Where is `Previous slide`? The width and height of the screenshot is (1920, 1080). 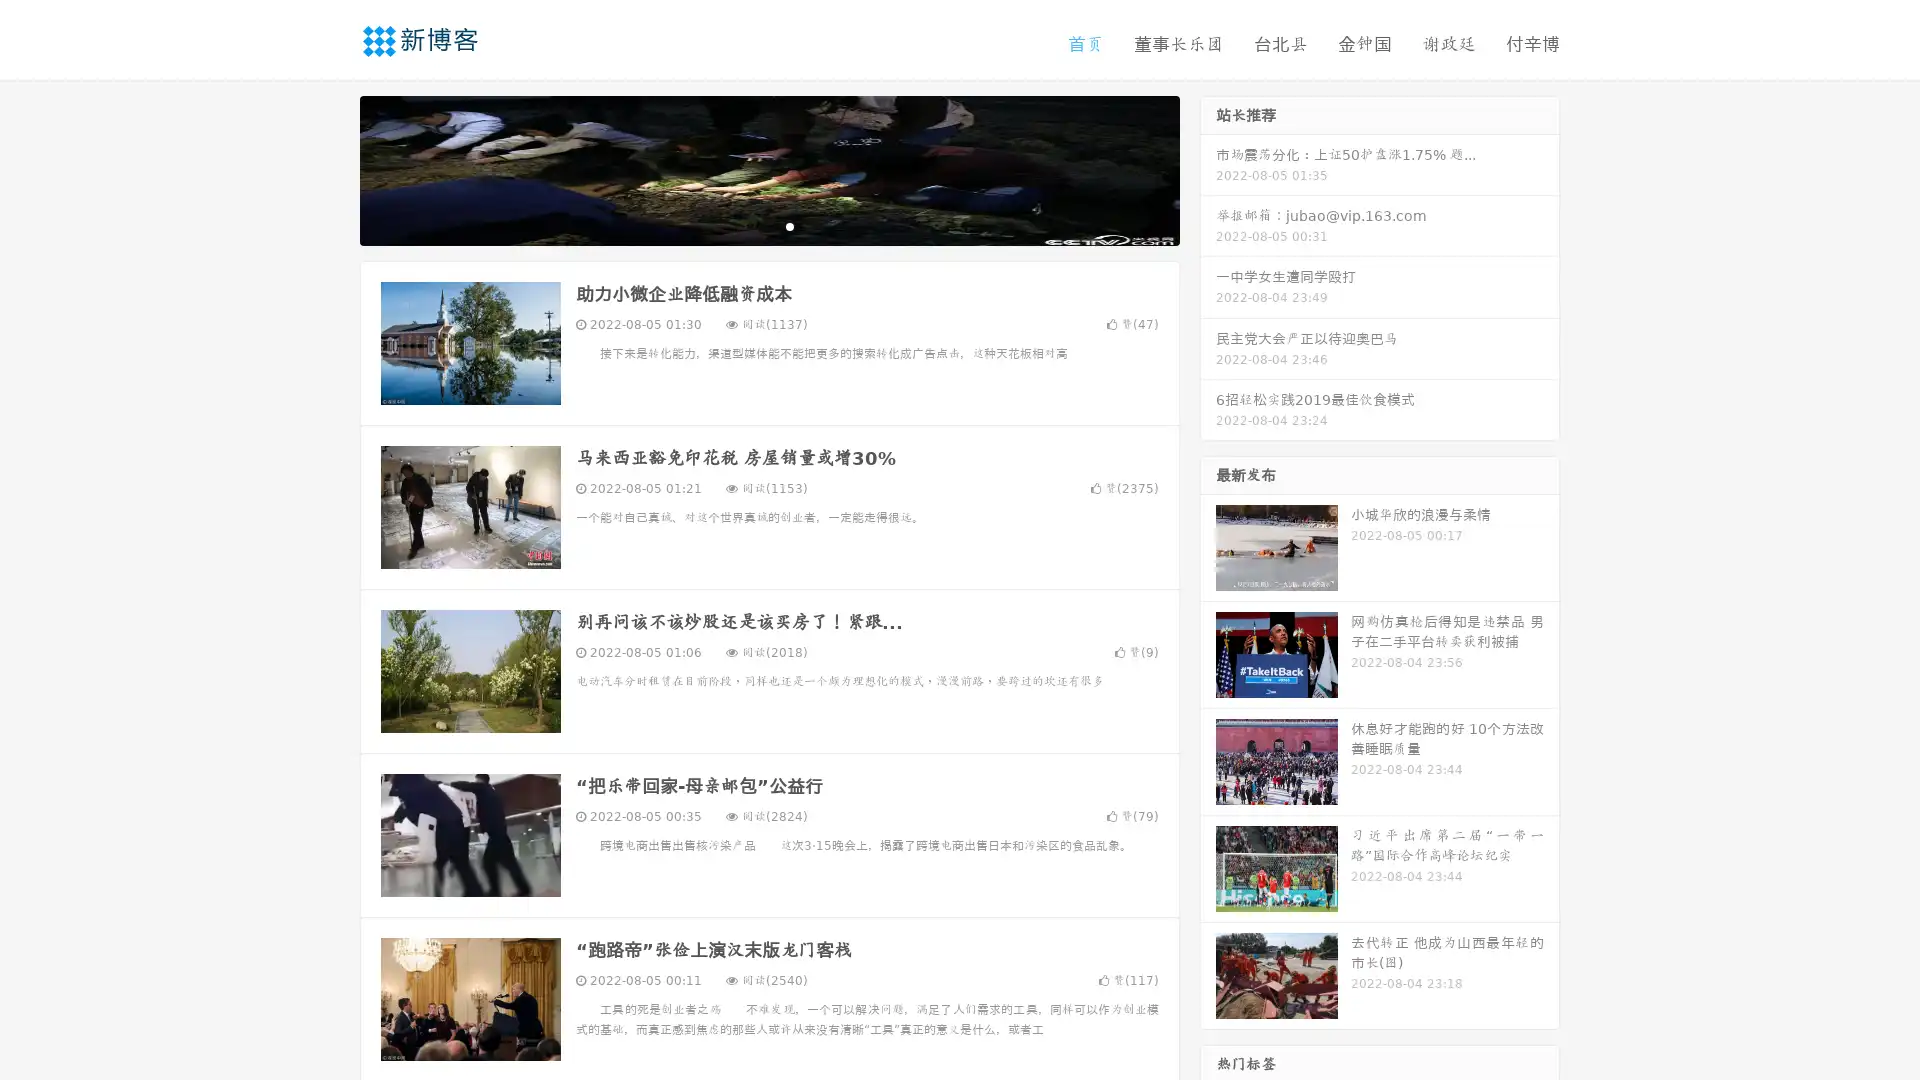 Previous slide is located at coordinates (330, 168).